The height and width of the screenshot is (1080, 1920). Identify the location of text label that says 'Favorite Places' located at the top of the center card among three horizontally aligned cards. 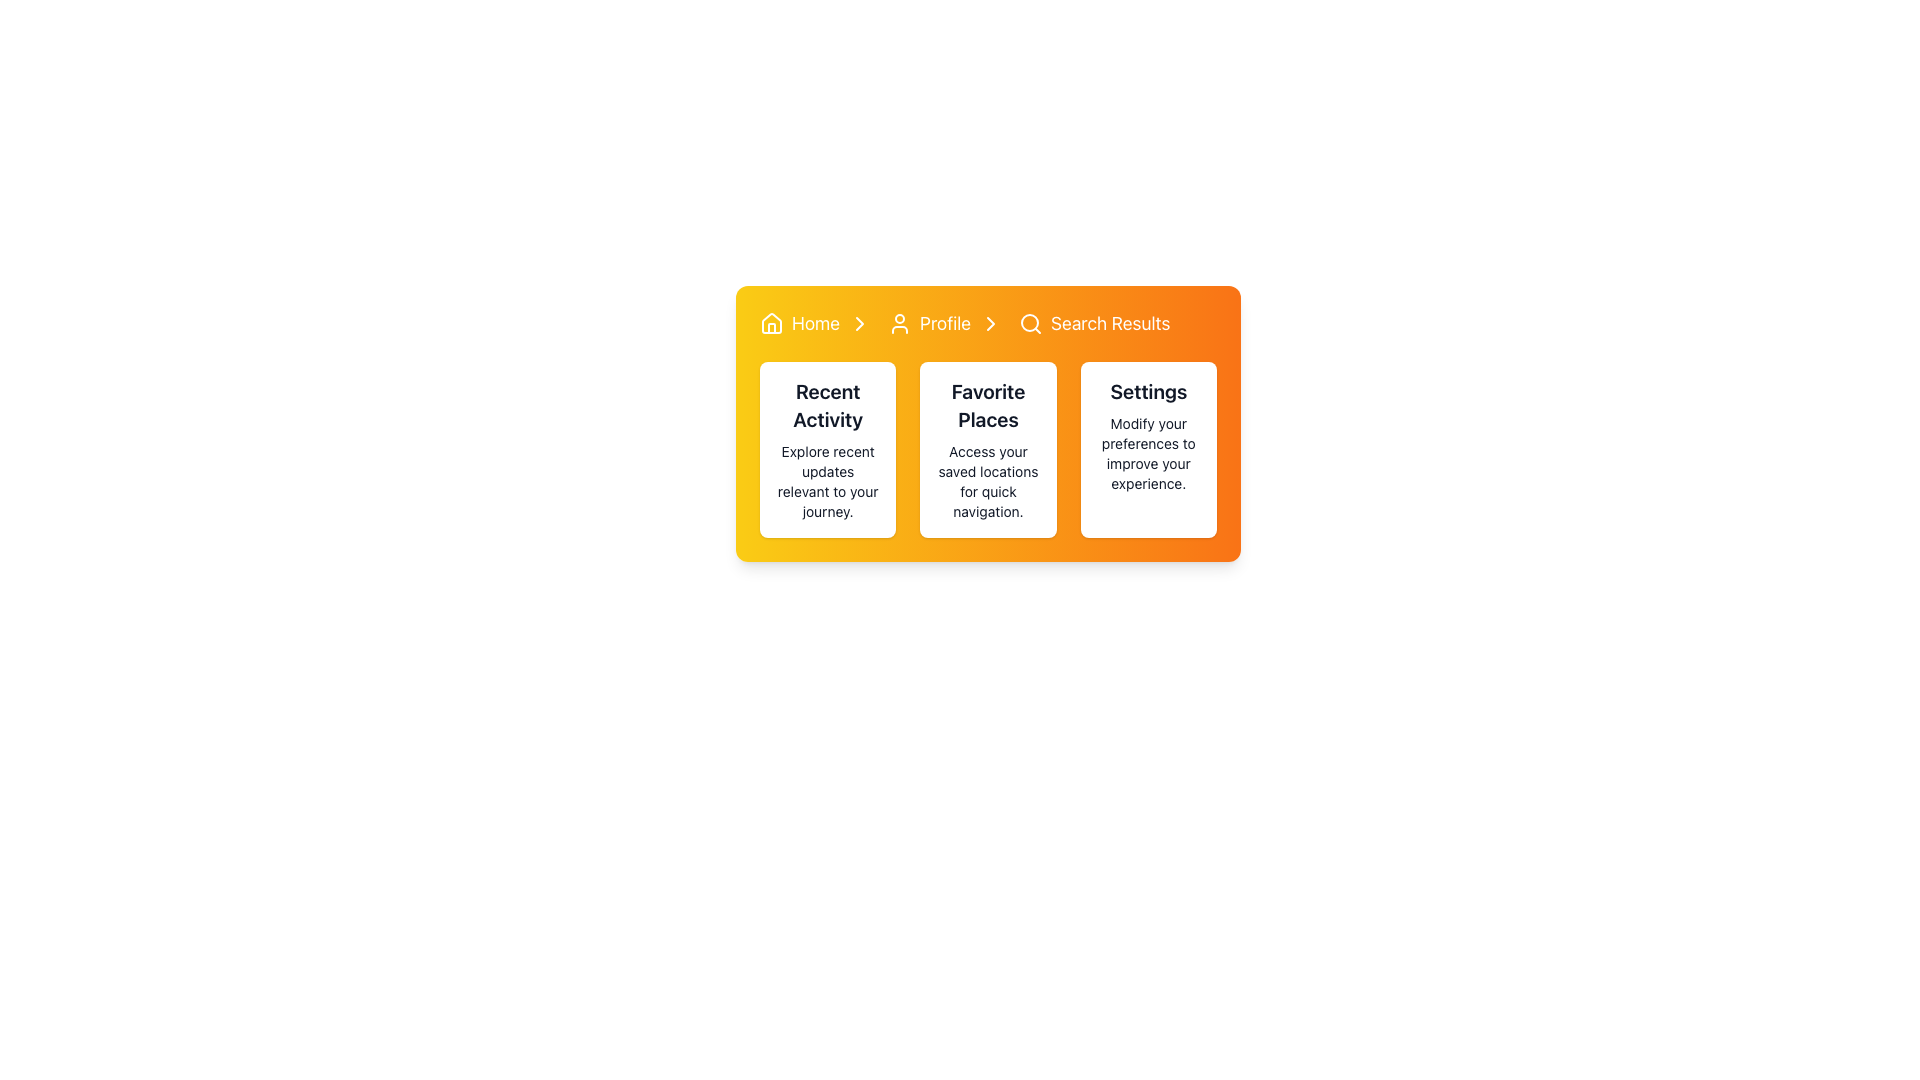
(988, 405).